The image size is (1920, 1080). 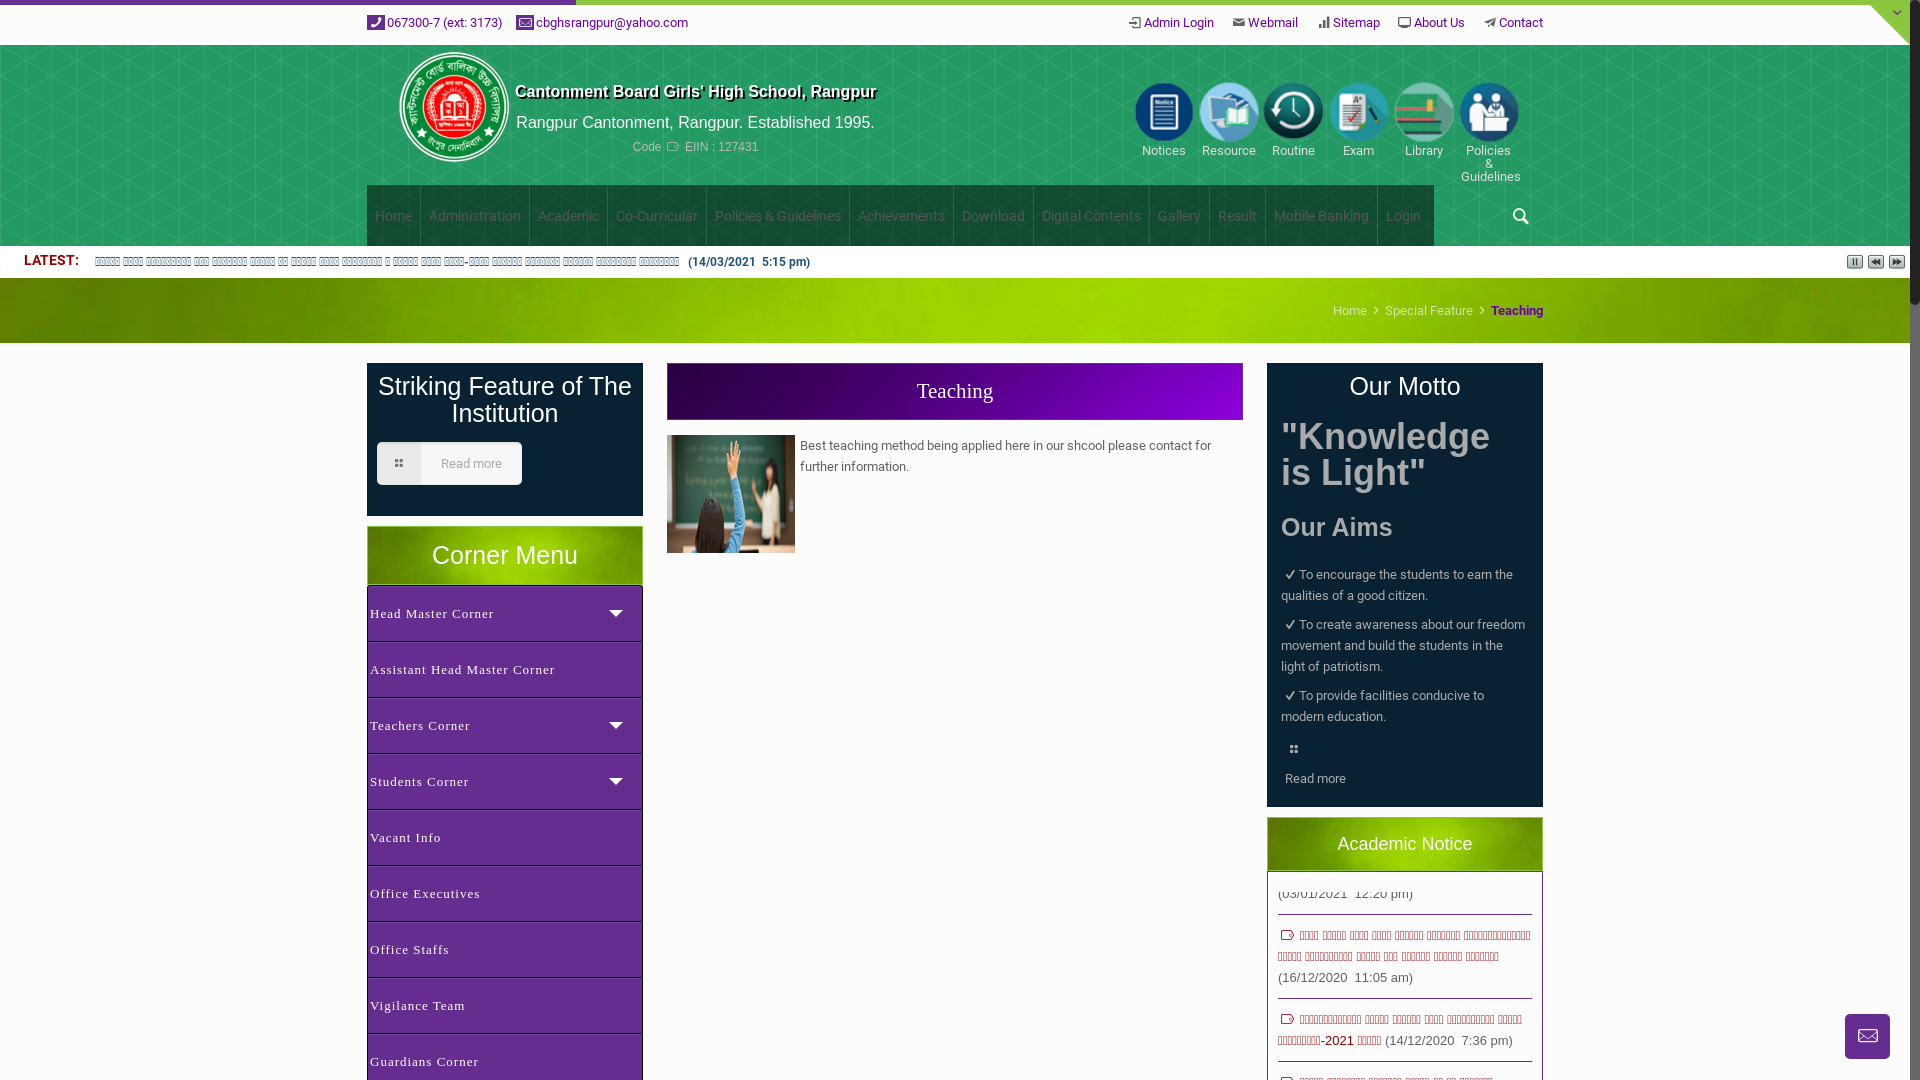 I want to click on 'Special Feature', so click(x=1428, y=310).